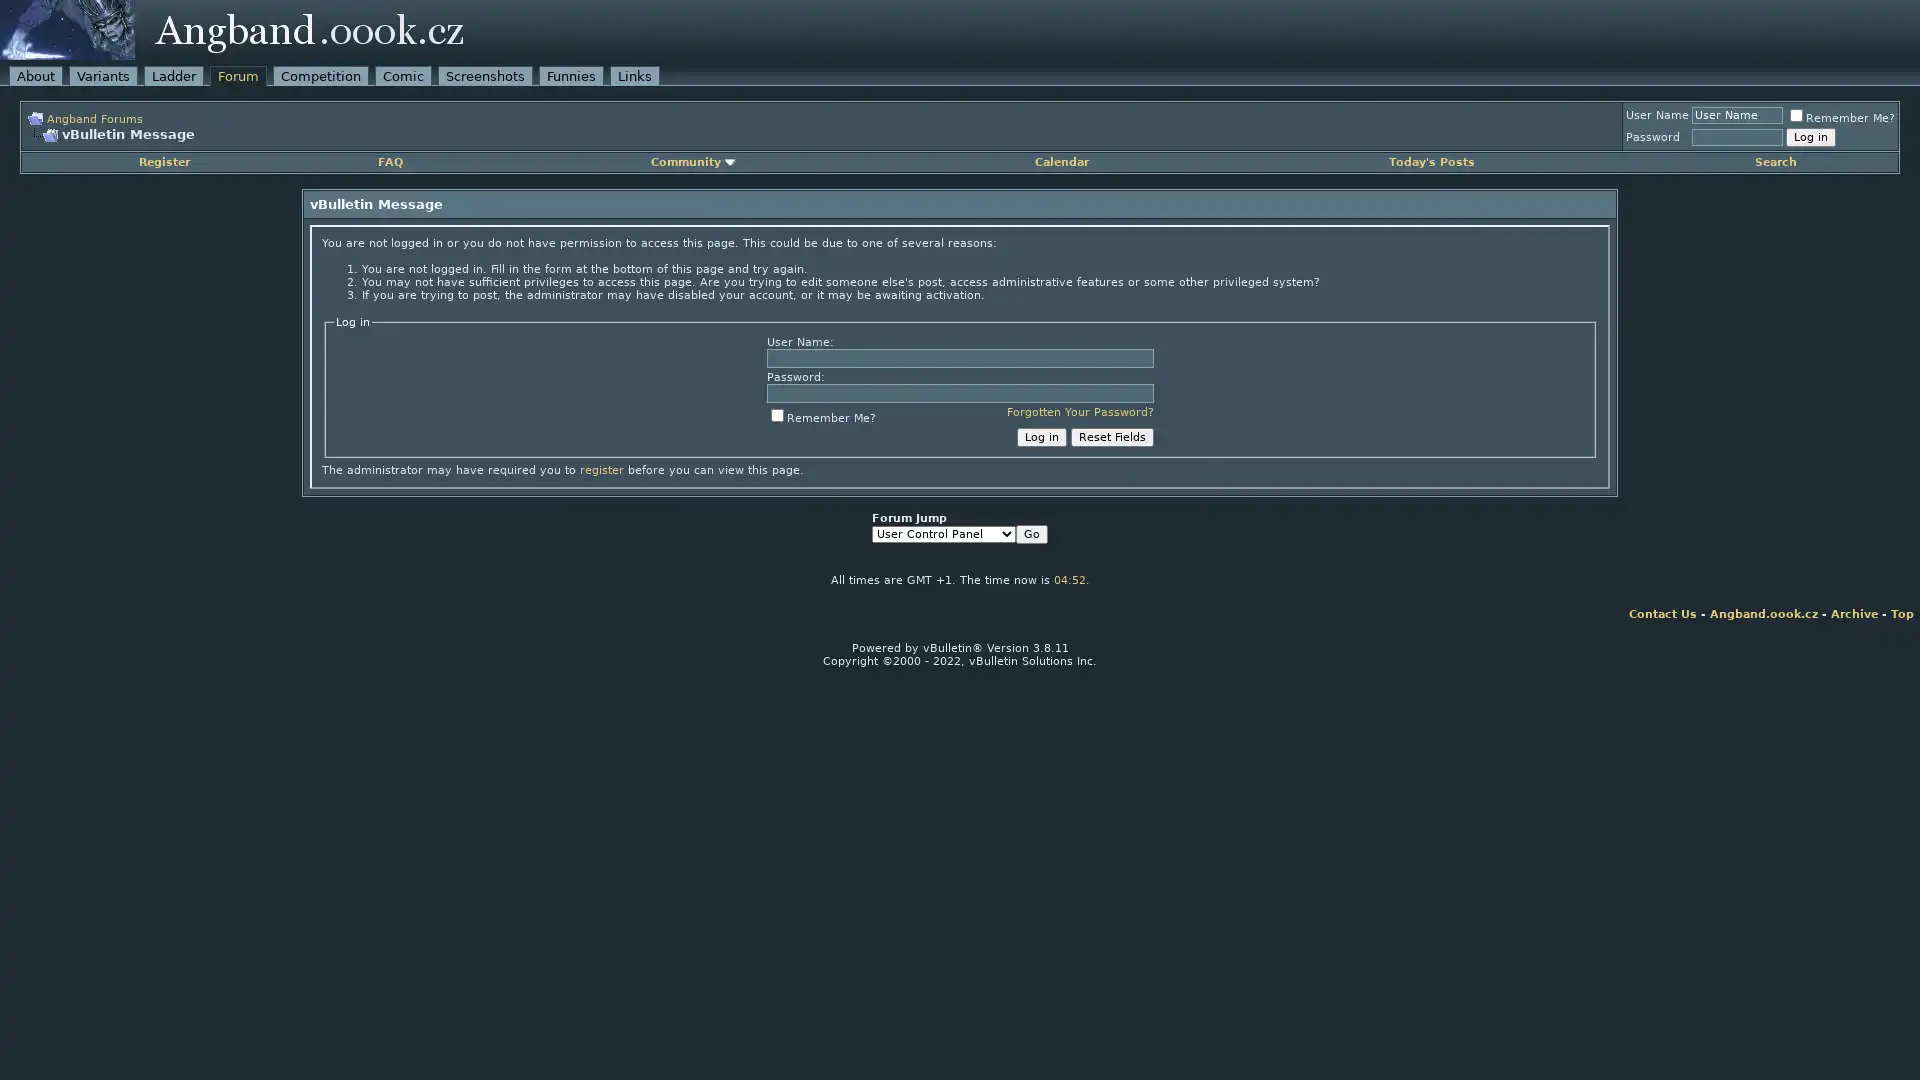 The height and width of the screenshot is (1080, 1920). Describe the element at coordinates (1110, 435) in the screenshot. I see `Reset Fields` at that location.